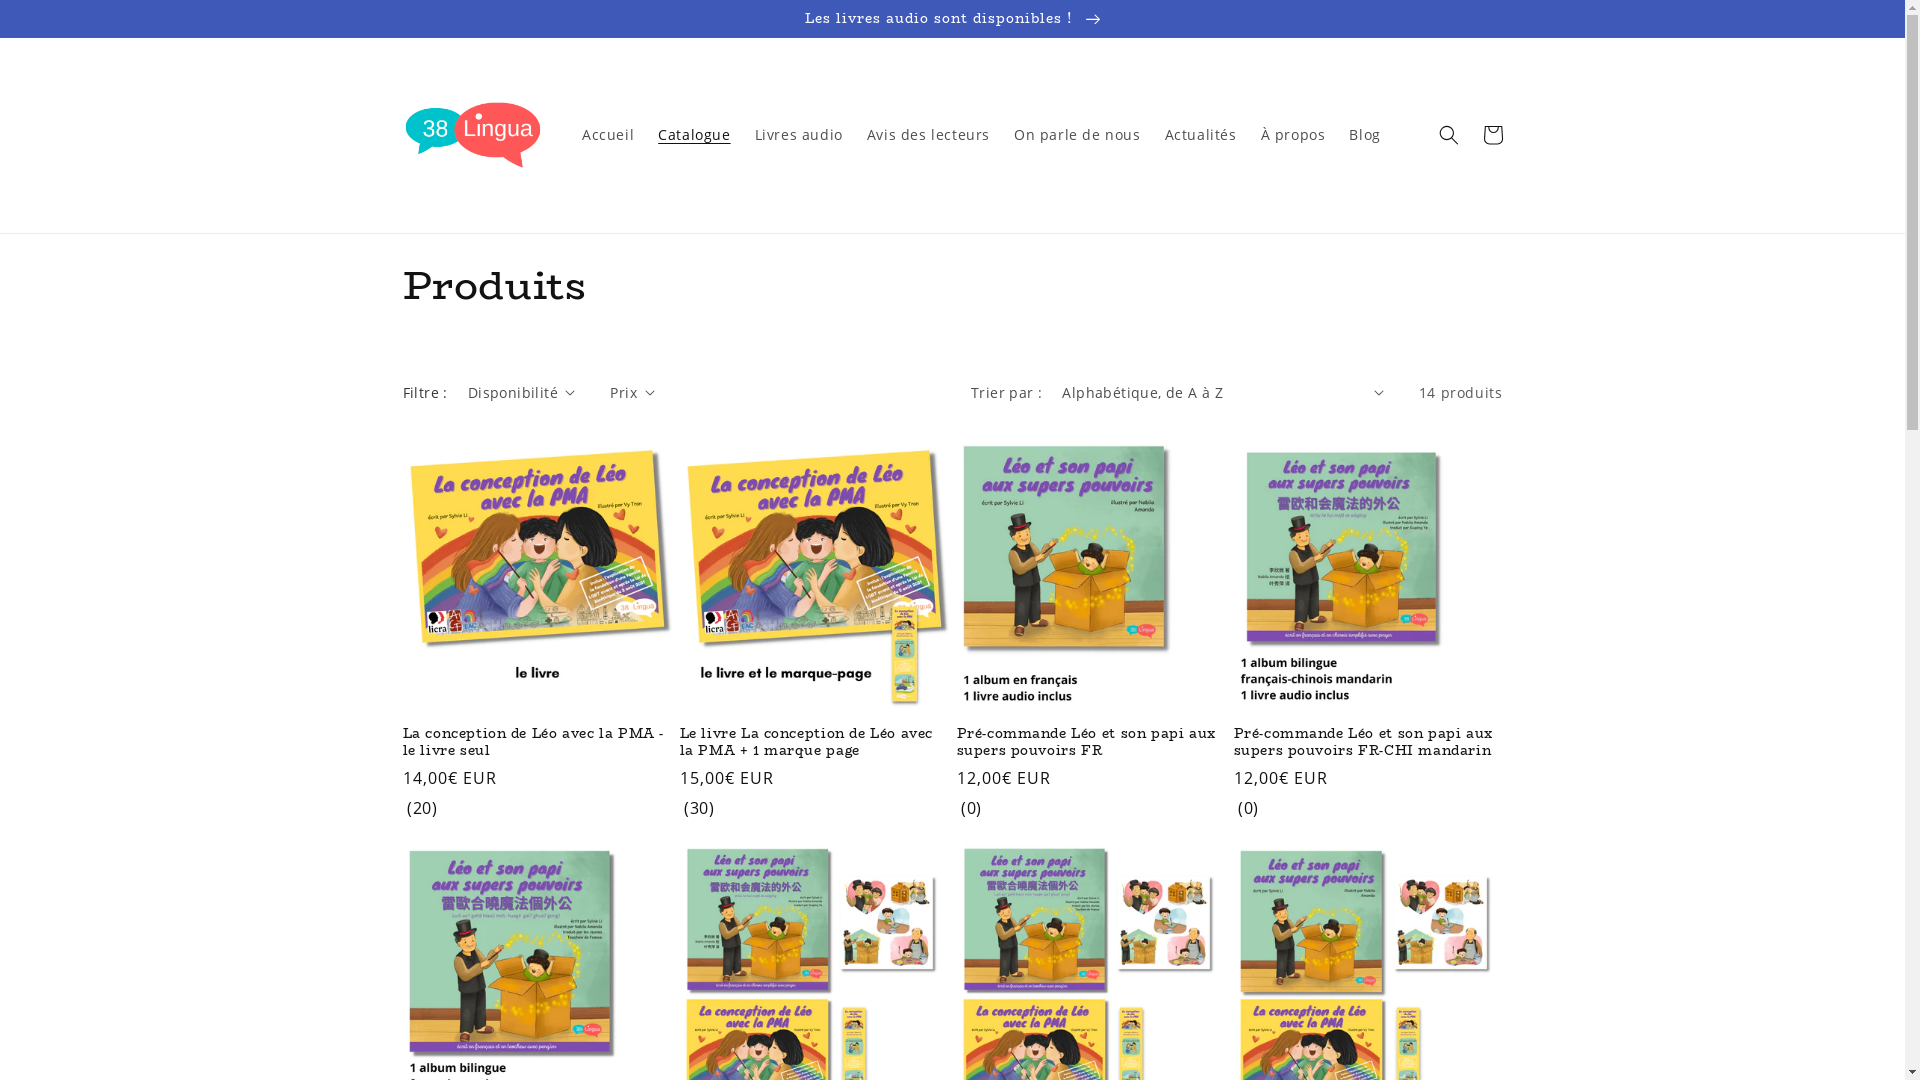  What do you see at coordinates (927, 135) in the screenshot?
I see `'Avis des lecteurs'` at bounding box center [927, 135].